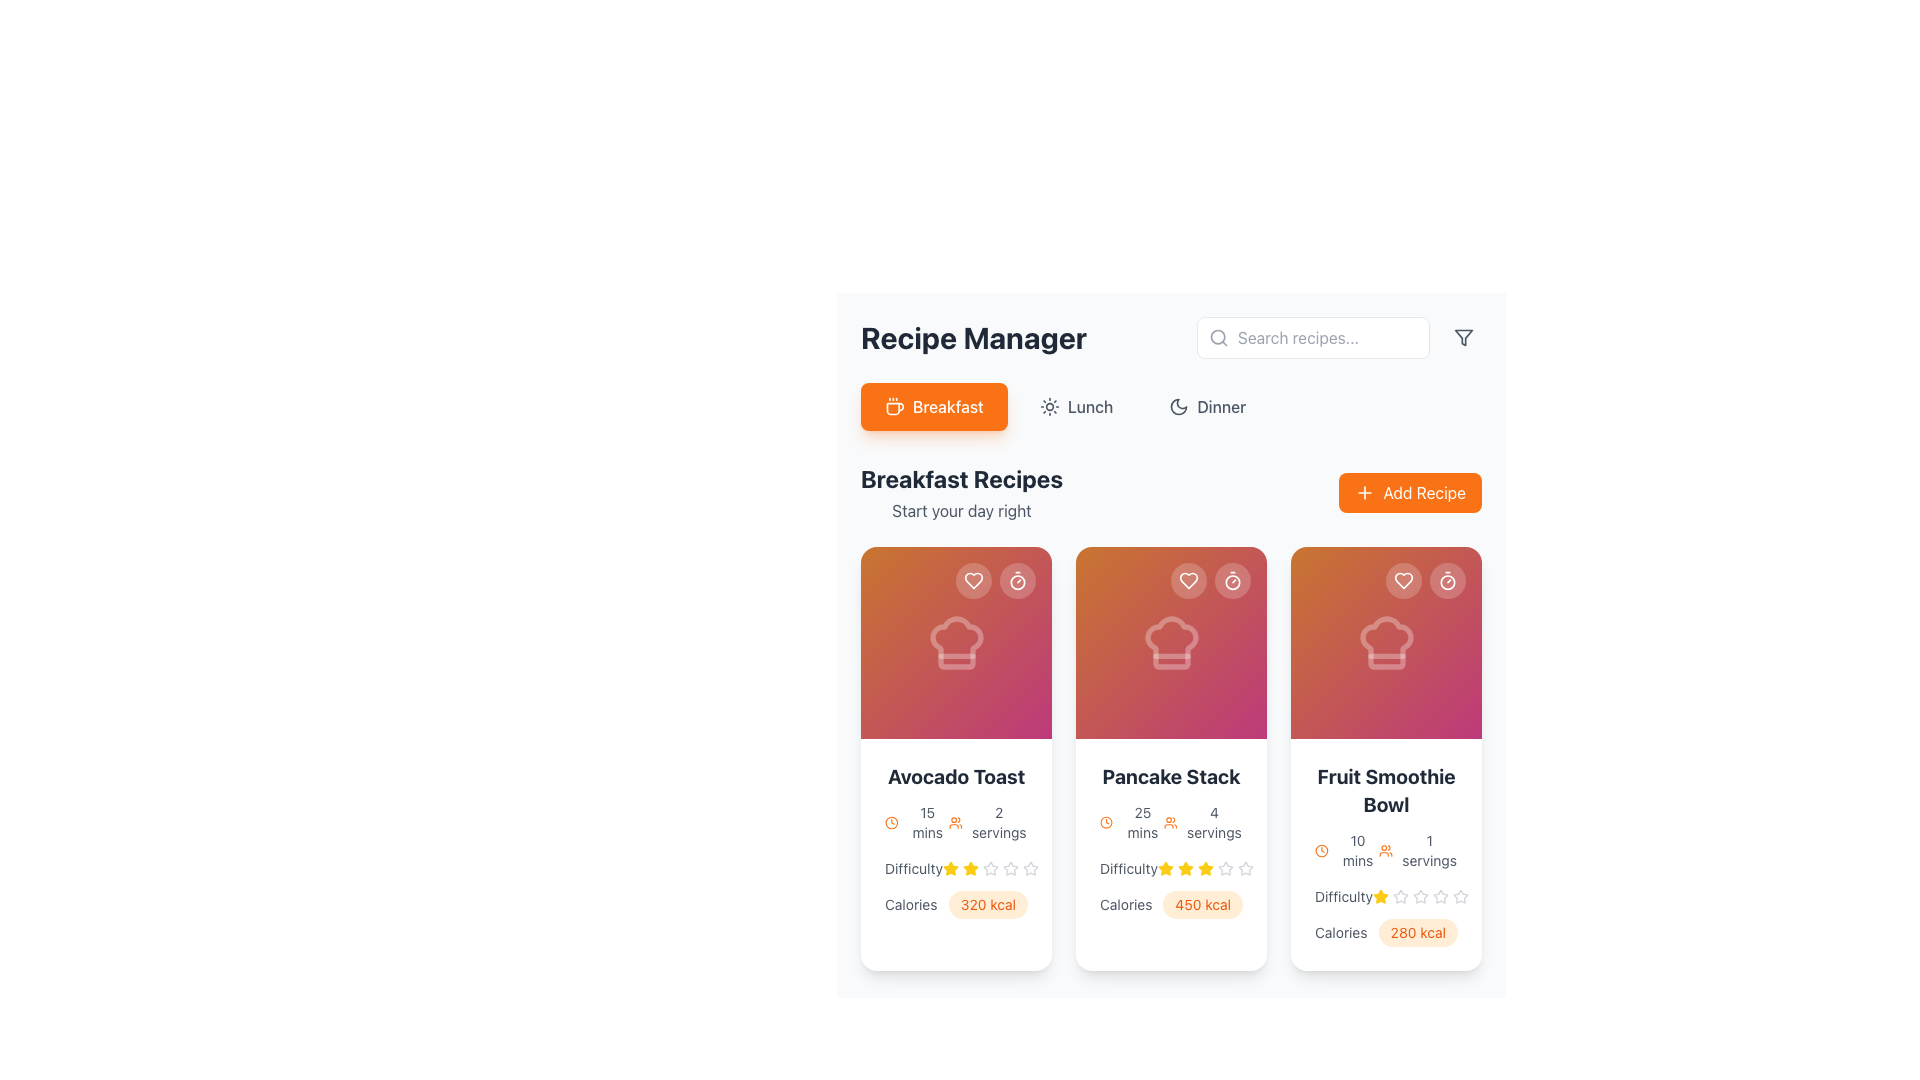 The image size is (1920, 1080). What do you see at coordinates (974, 581) in the screenshot?
I see `the state of the heart-shaped icon with a hollow outline in the upper-right corner of the 'Avocado Toast' card to determine if the recipe is marked as a favorite` at bounding box center [974, 581].